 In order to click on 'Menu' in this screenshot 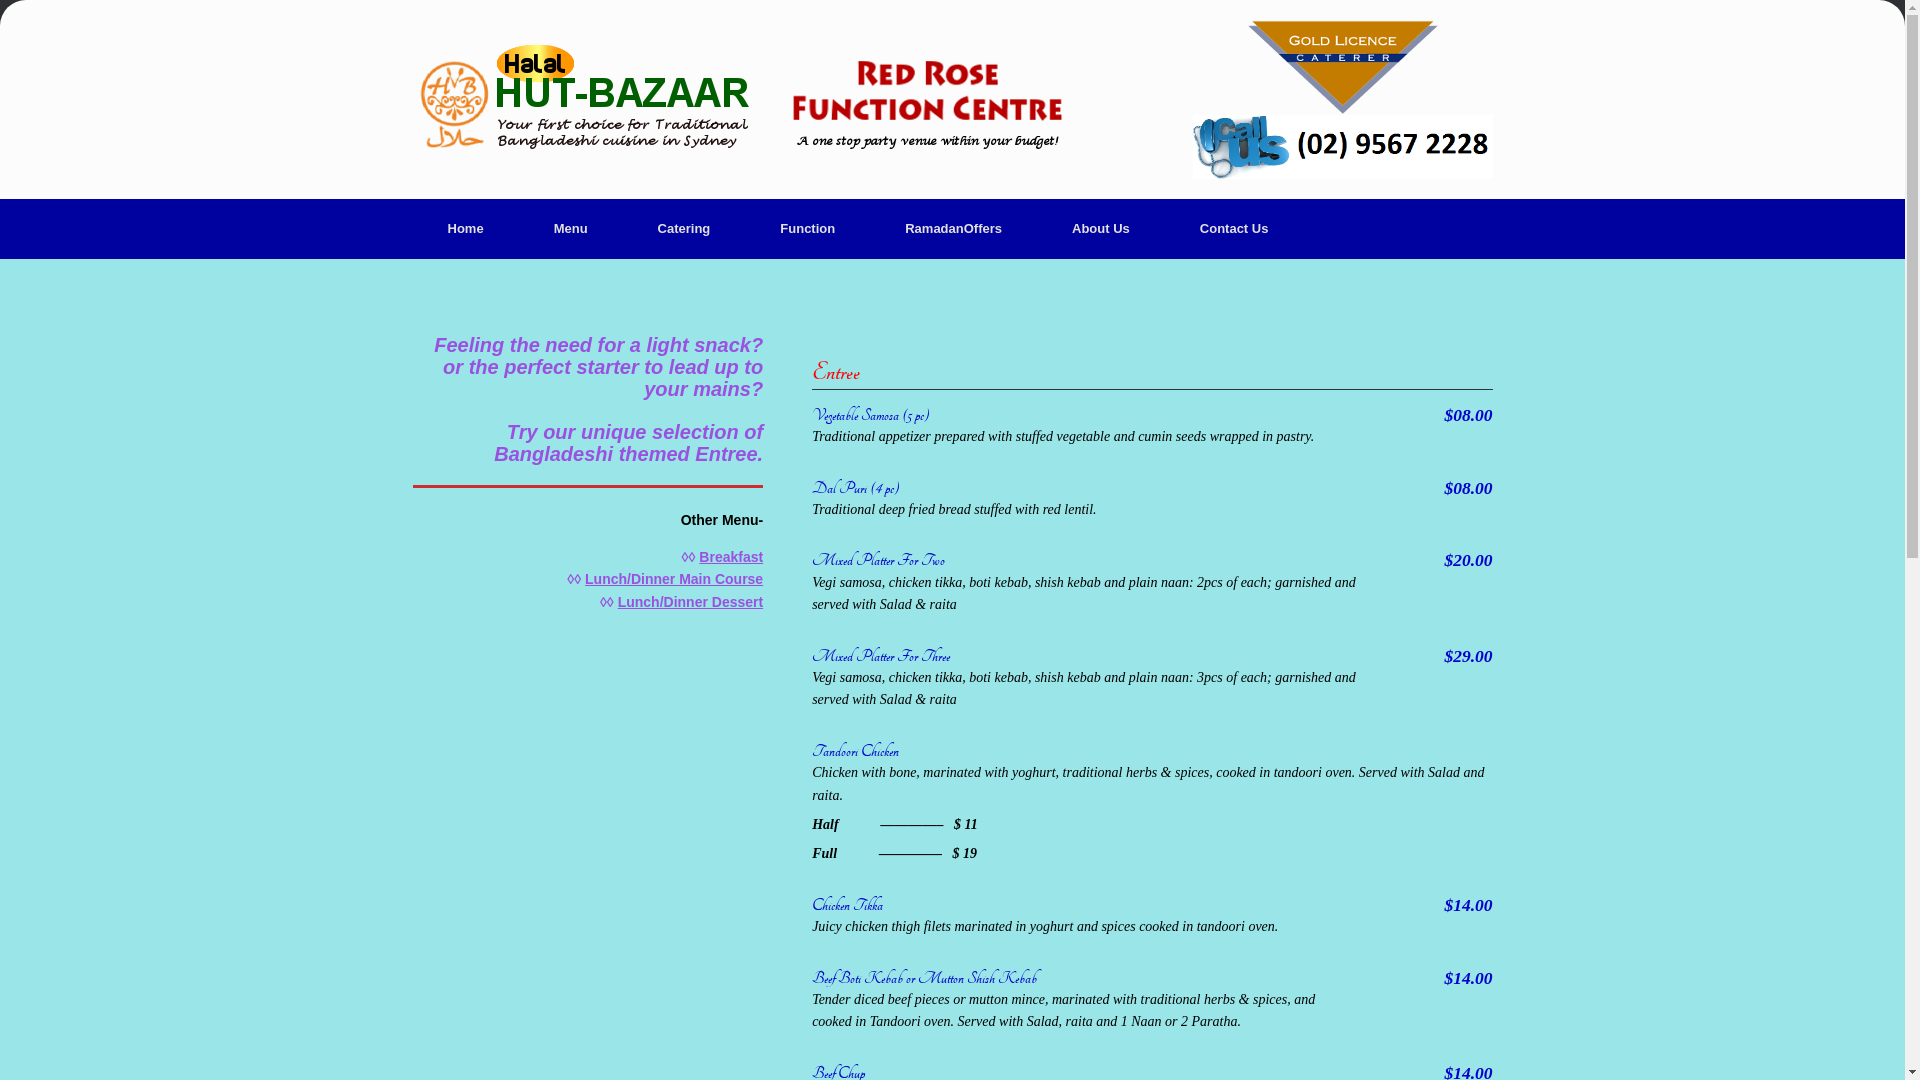, I will do `click(570, 227)`.